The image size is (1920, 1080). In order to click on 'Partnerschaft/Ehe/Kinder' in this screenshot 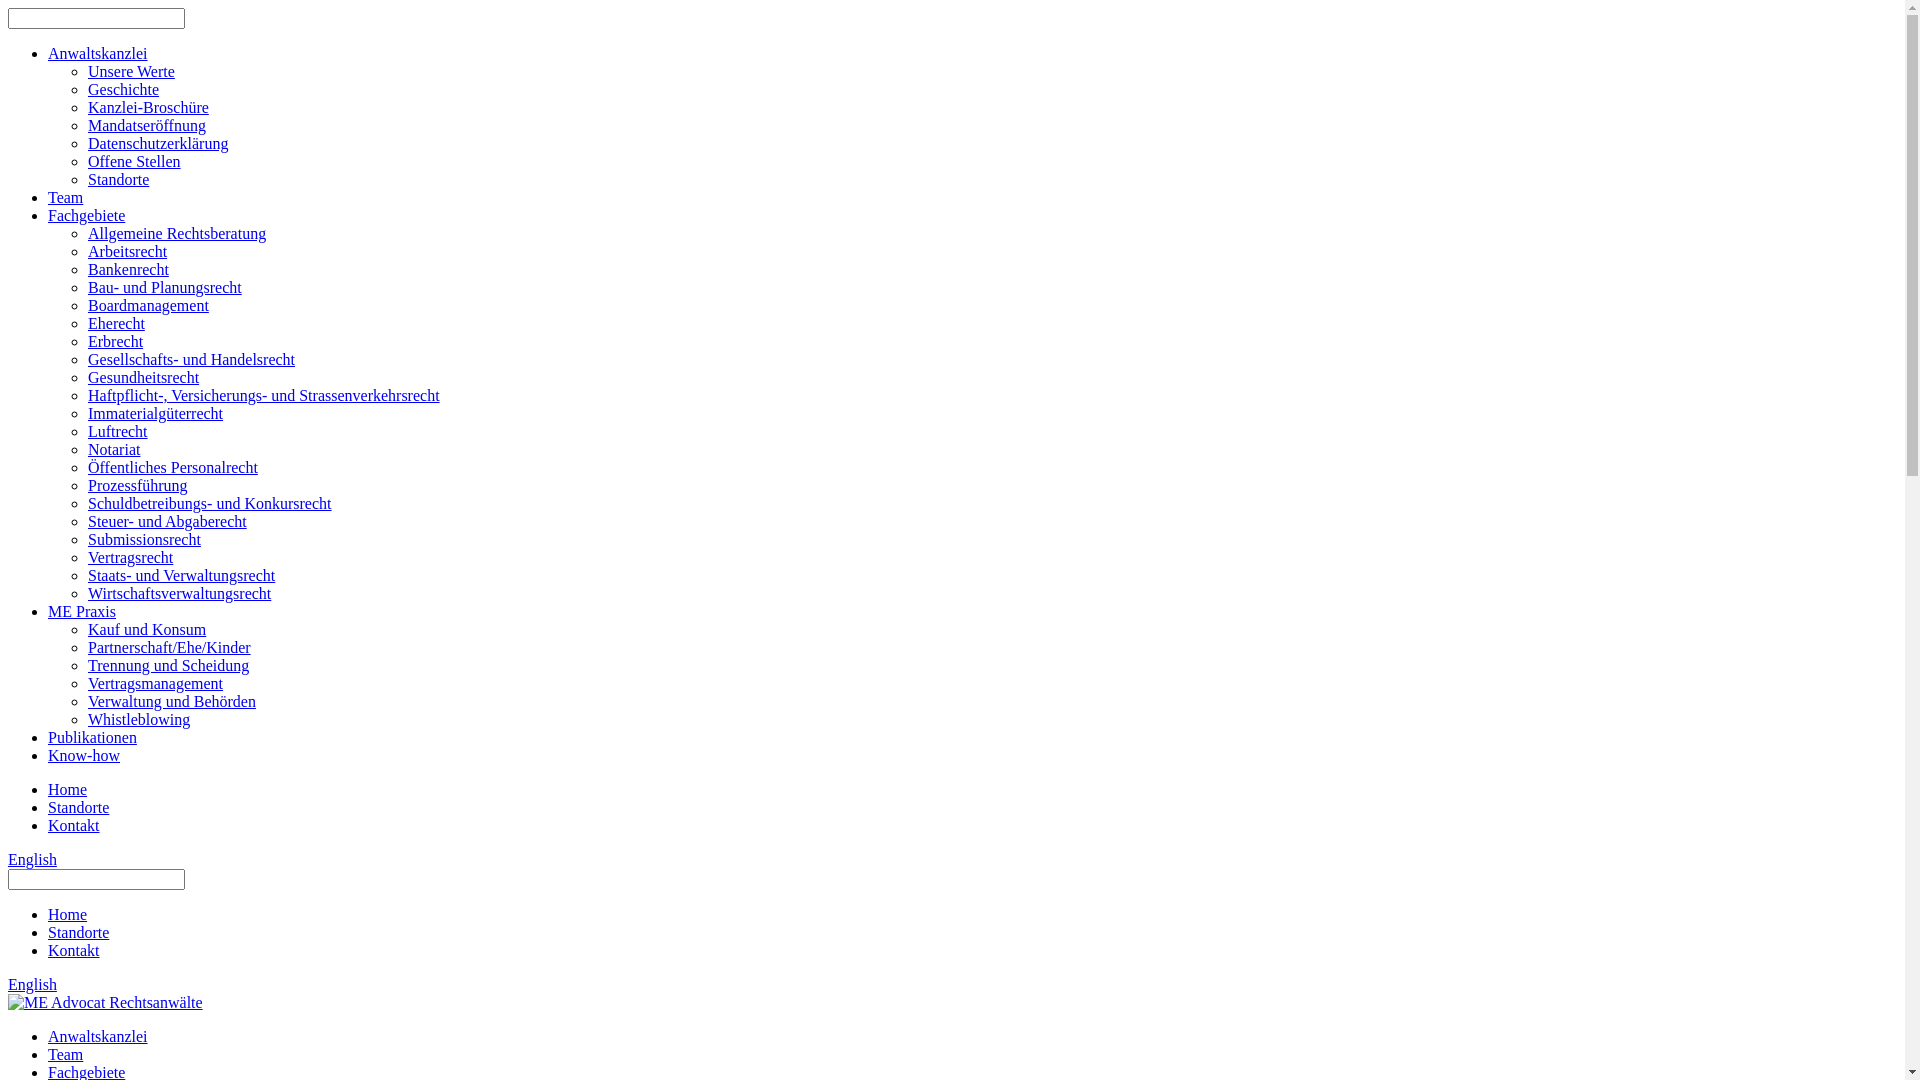, I will do `click(169, 647)`.